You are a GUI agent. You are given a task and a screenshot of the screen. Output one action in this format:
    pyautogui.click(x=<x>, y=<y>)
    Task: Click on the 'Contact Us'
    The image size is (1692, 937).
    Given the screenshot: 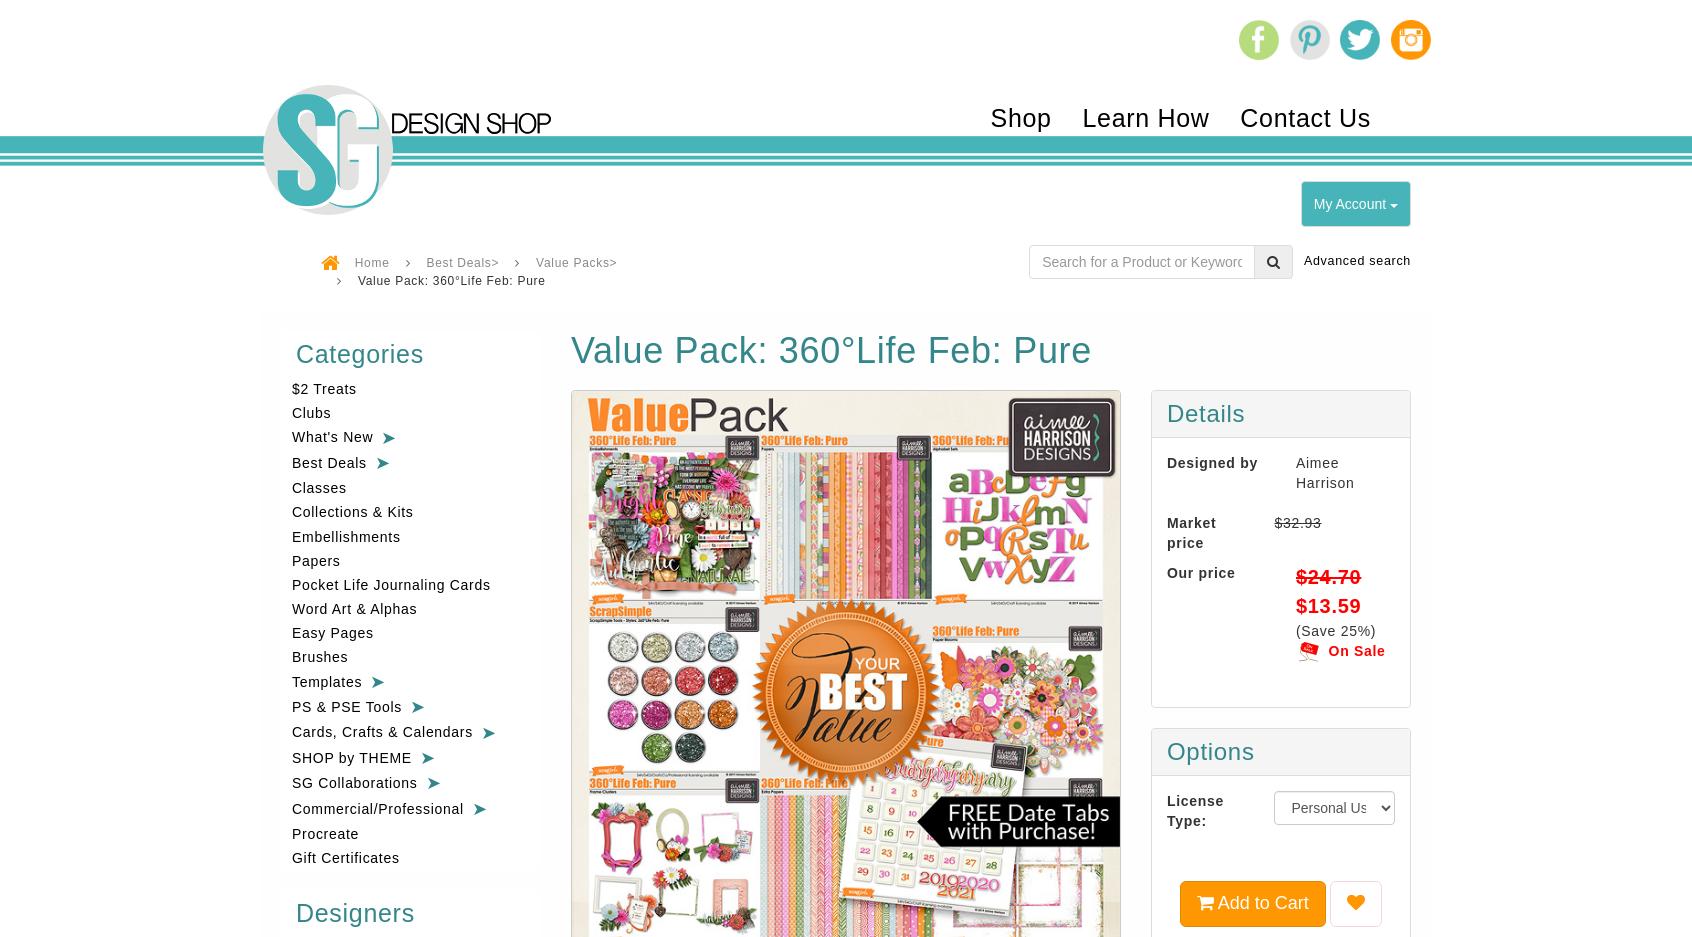 What is the action you would take?
    pyautogui.click(x=1304, y=117)
    